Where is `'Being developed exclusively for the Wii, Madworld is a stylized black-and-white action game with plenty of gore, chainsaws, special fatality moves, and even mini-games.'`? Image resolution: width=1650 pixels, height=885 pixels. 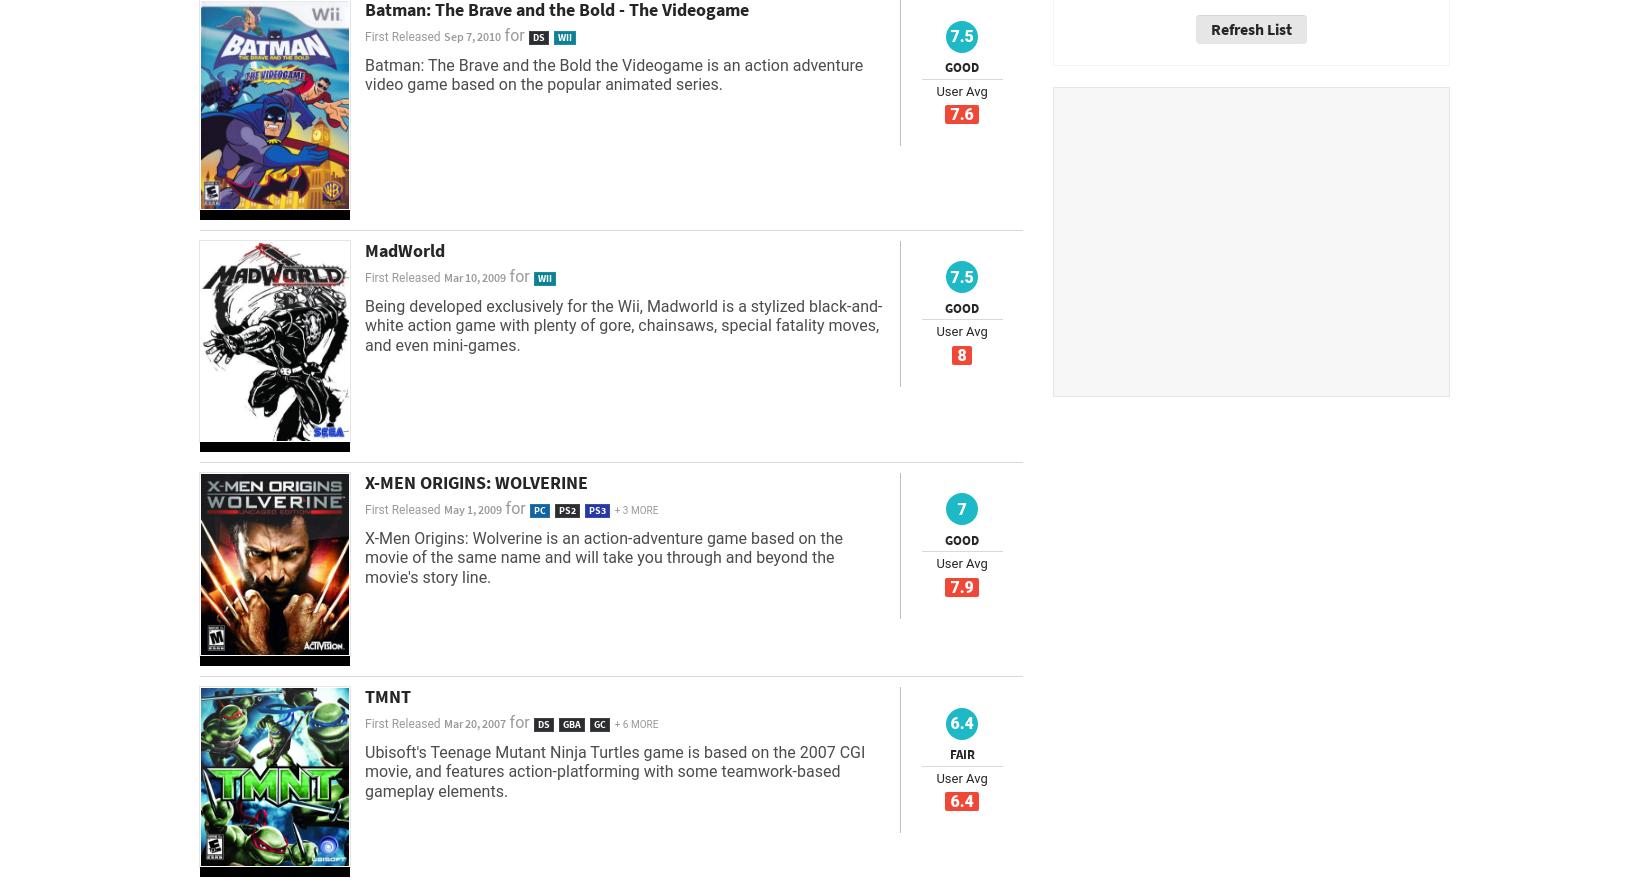 'Being developed exclusively for the Wii, Madworld is a stylized black-and-white action game with plenty of gore, chainsaws, special fatality moves, and even mini-games.' is located at coordinates (364, 324).